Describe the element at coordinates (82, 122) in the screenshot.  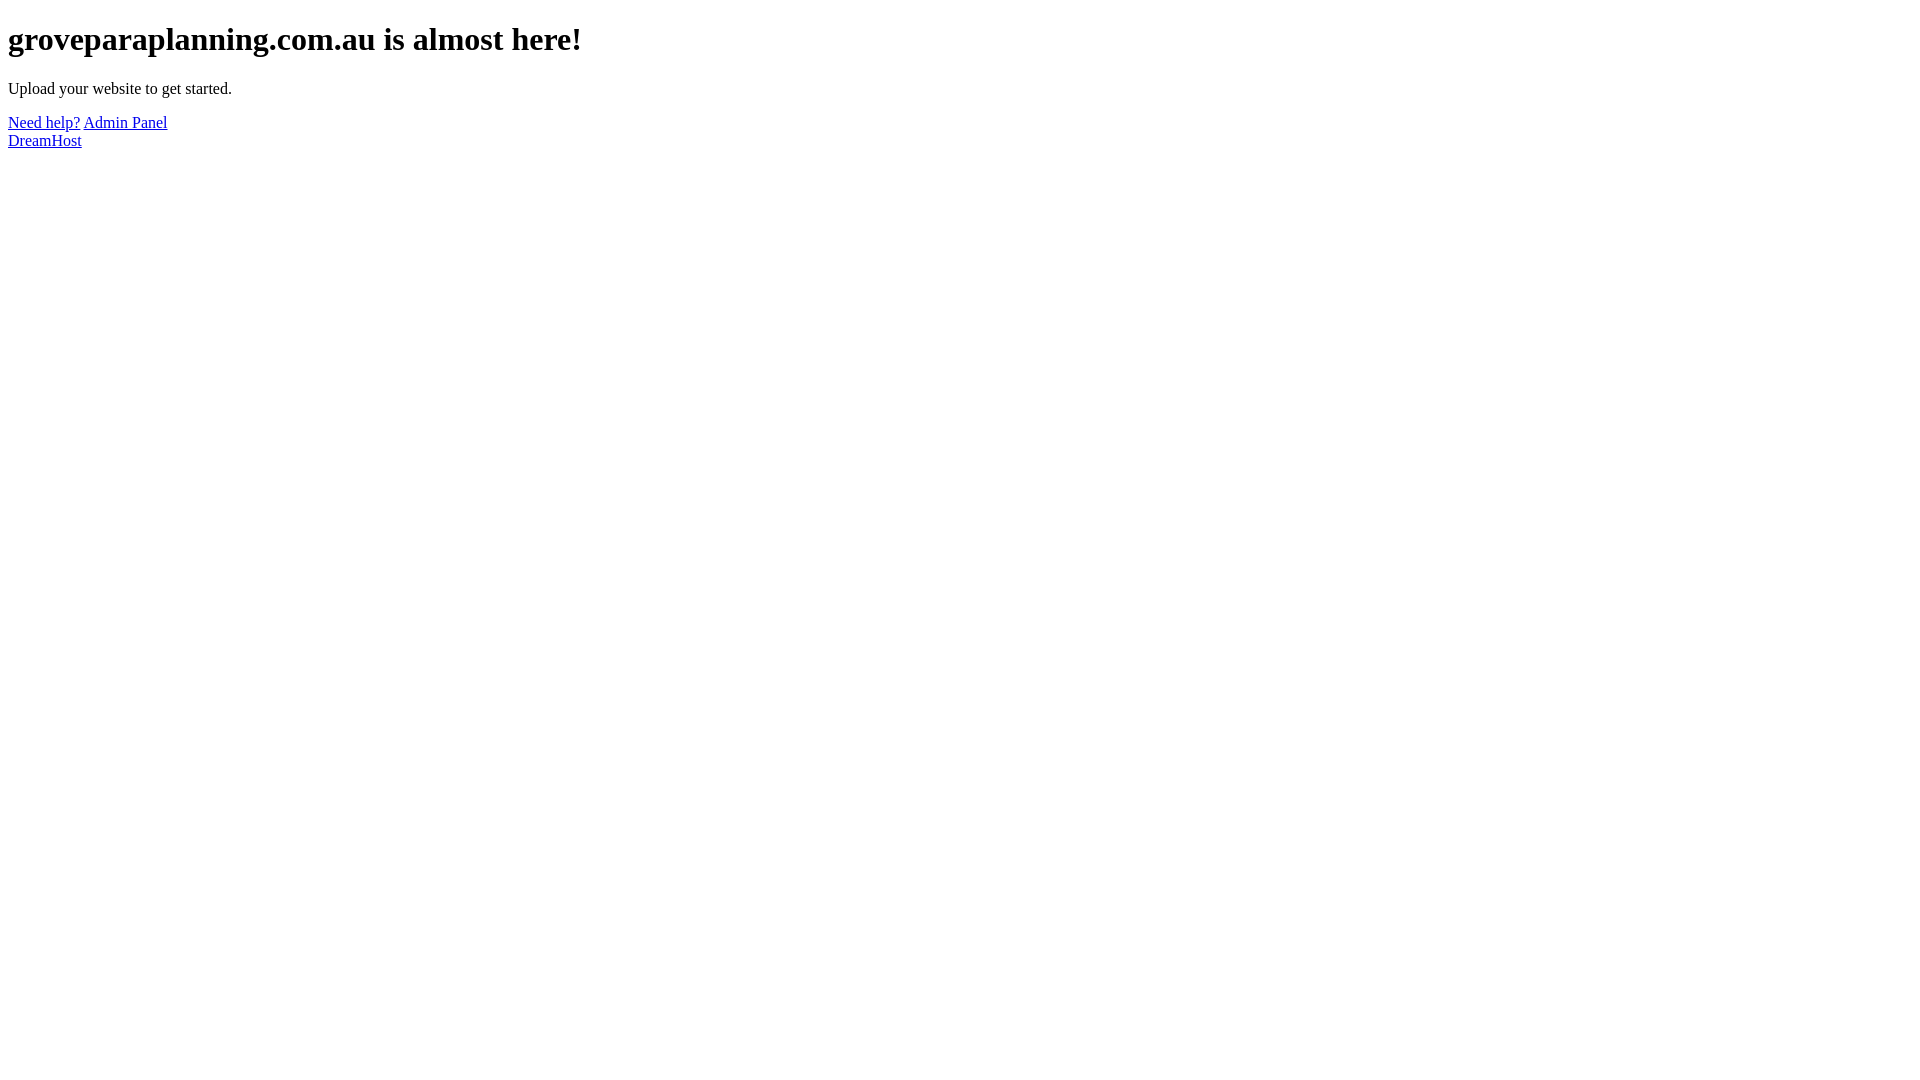
I see `'Admin Panel'` at that location.